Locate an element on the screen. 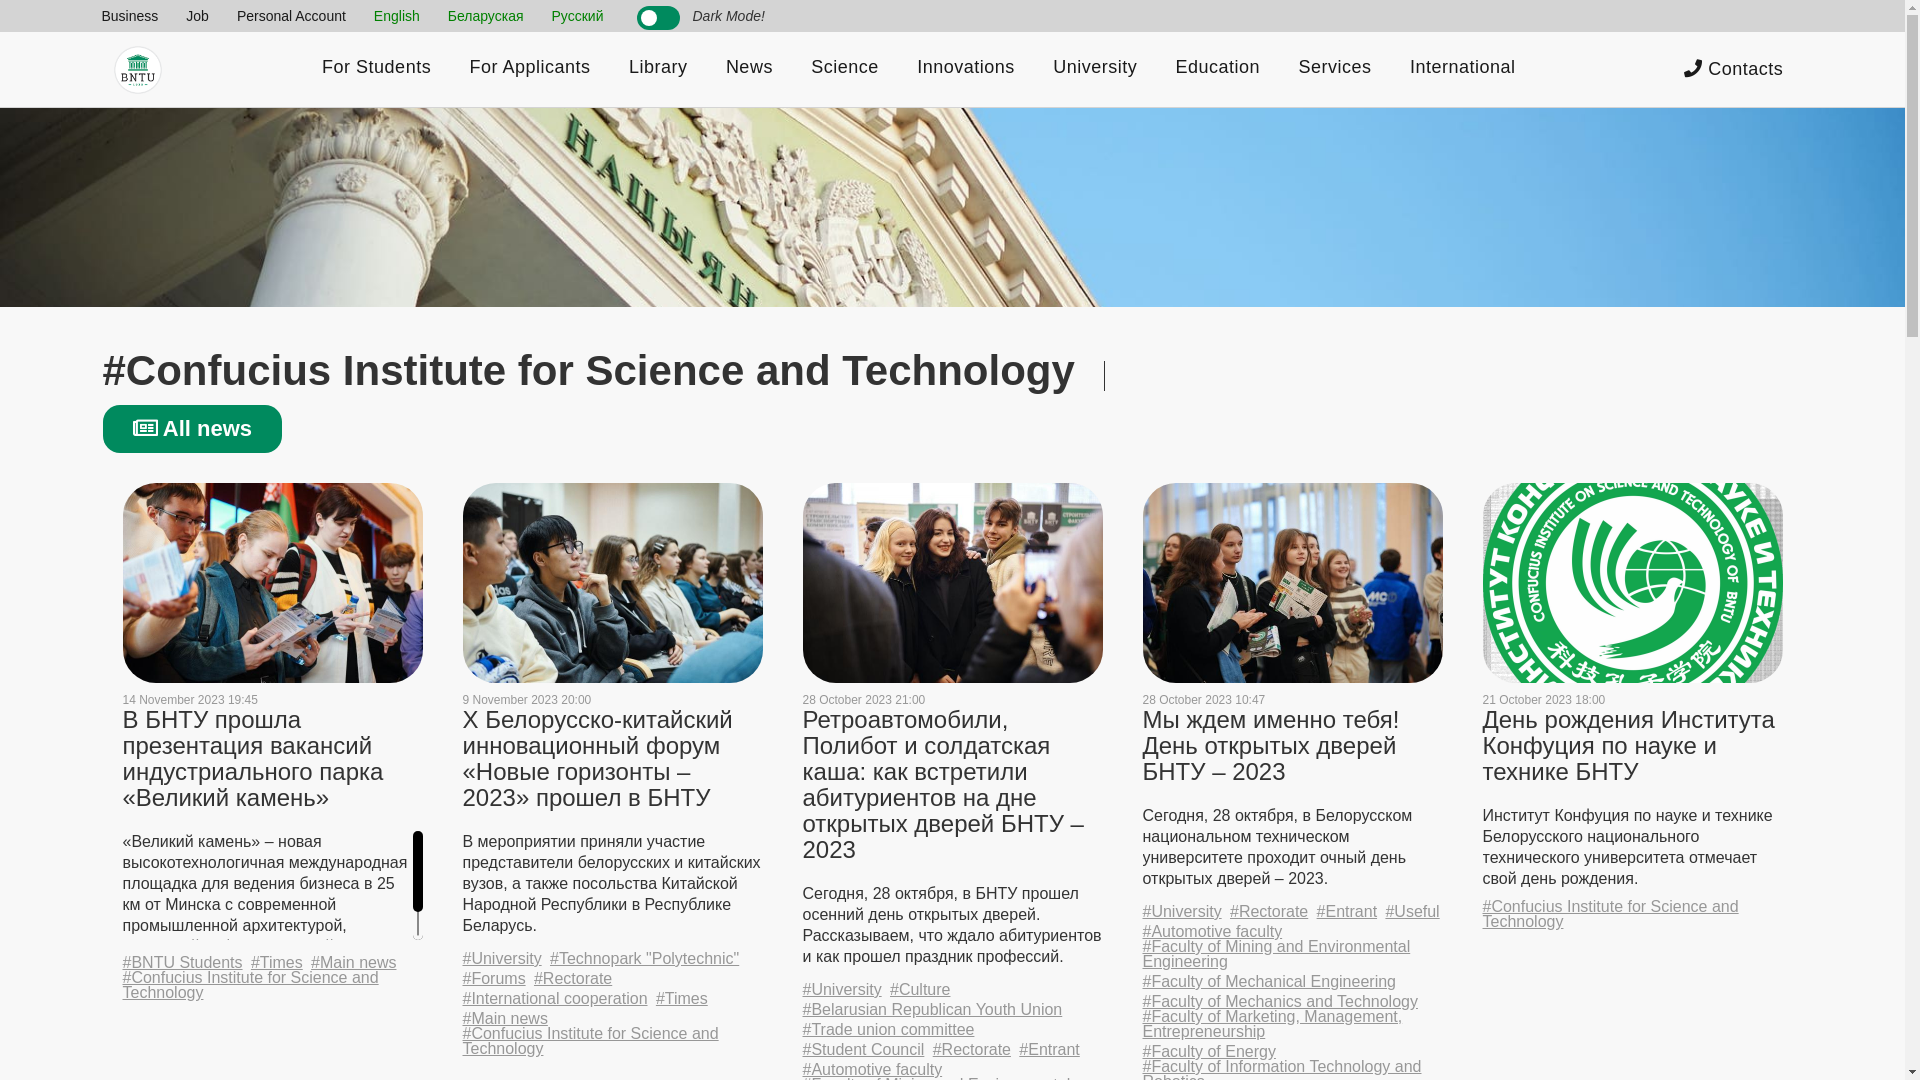 This screenshot has width=1920, height=1080. 'English' is located at coordinates (397, 15).